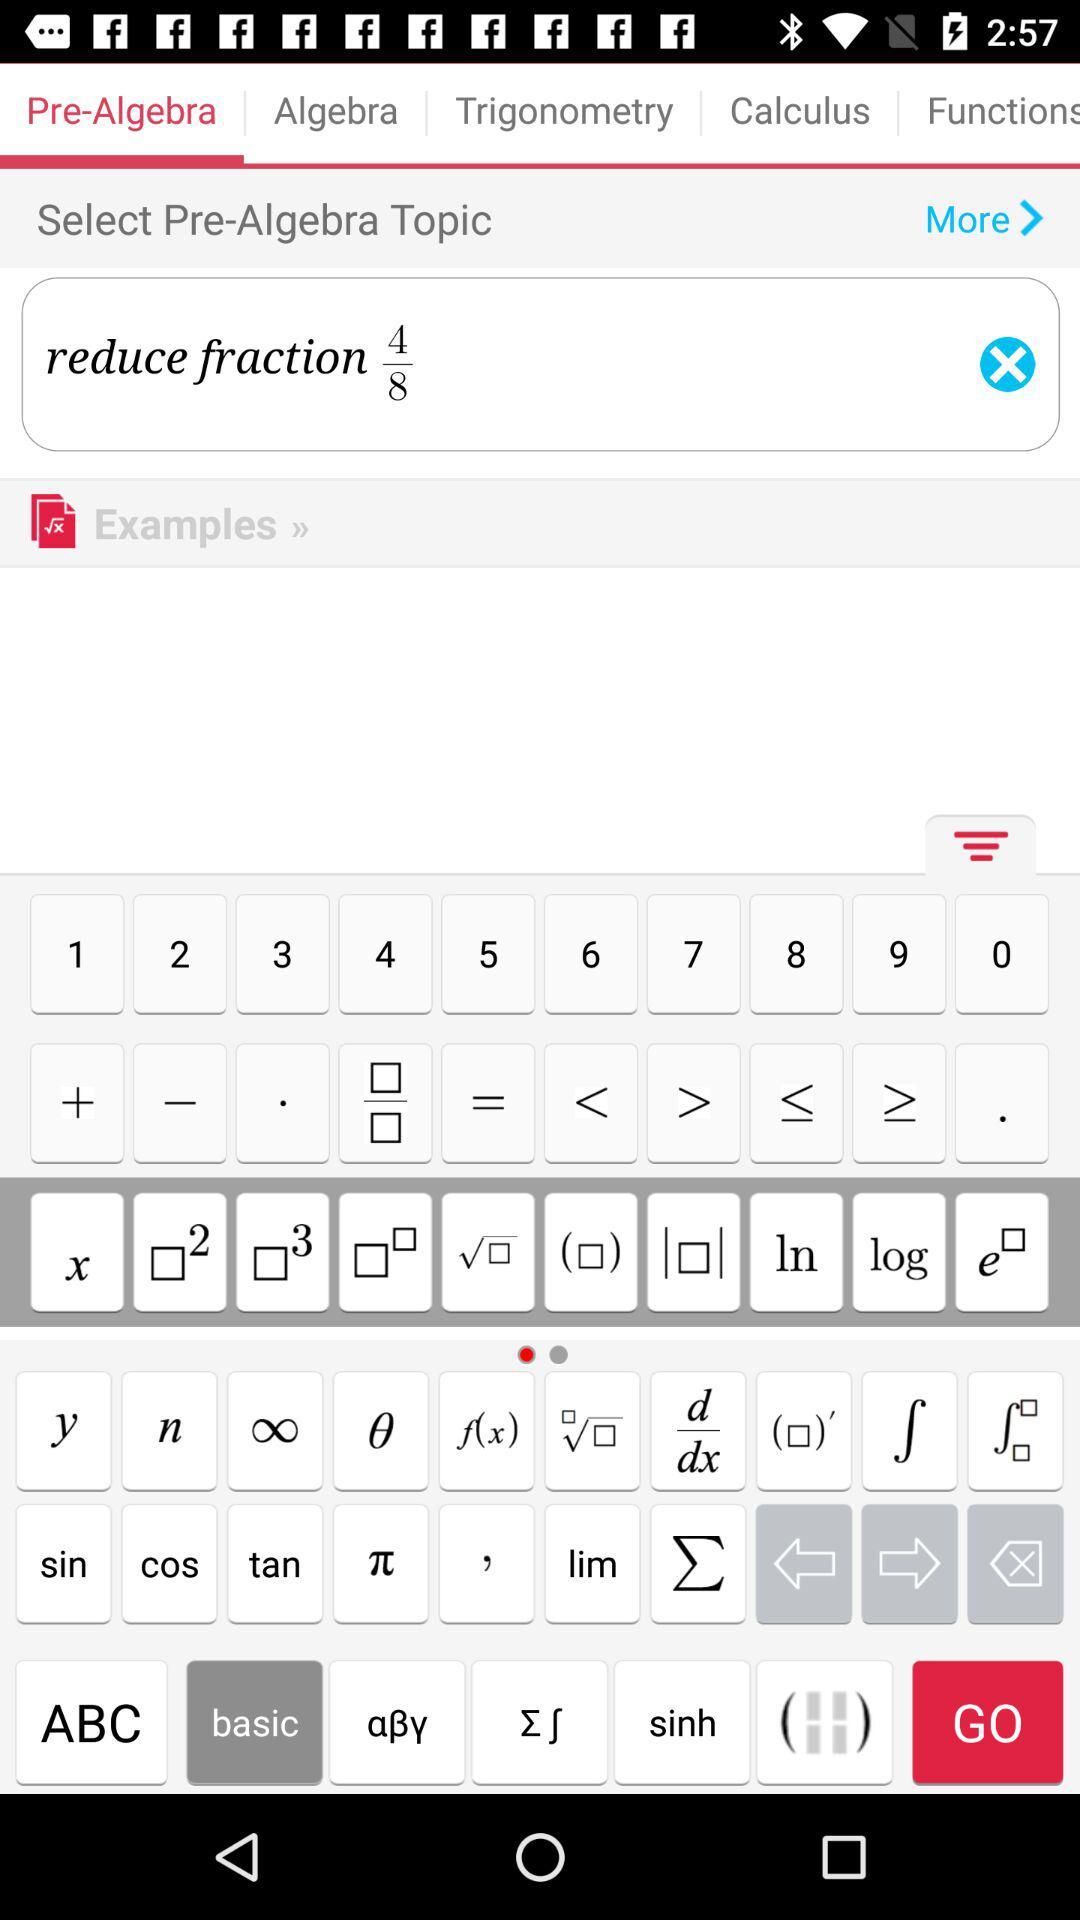 The image size is (1080, 1920). Describe the element at coordinates (692, 1101) in the screenshot. I see `less or more than` at that location.